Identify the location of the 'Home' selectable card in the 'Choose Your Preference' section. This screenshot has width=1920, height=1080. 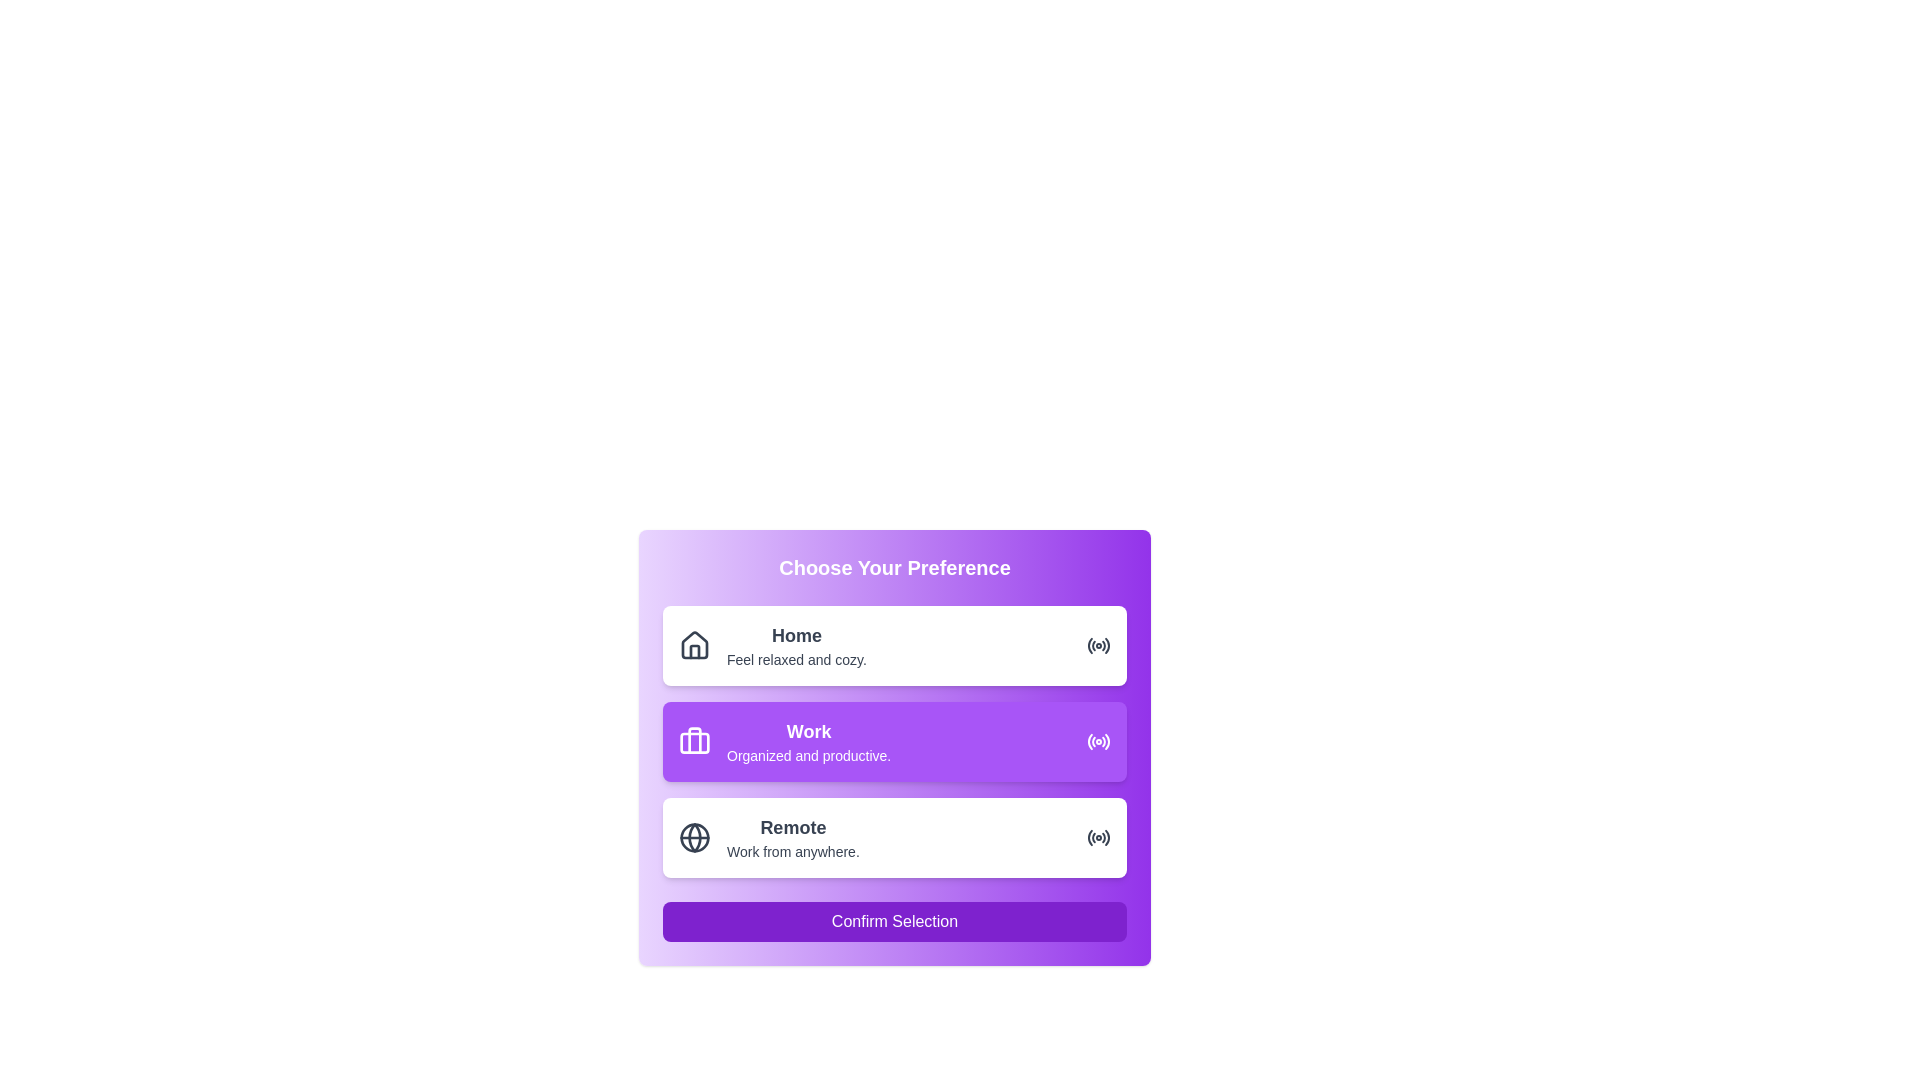
(893, 645).